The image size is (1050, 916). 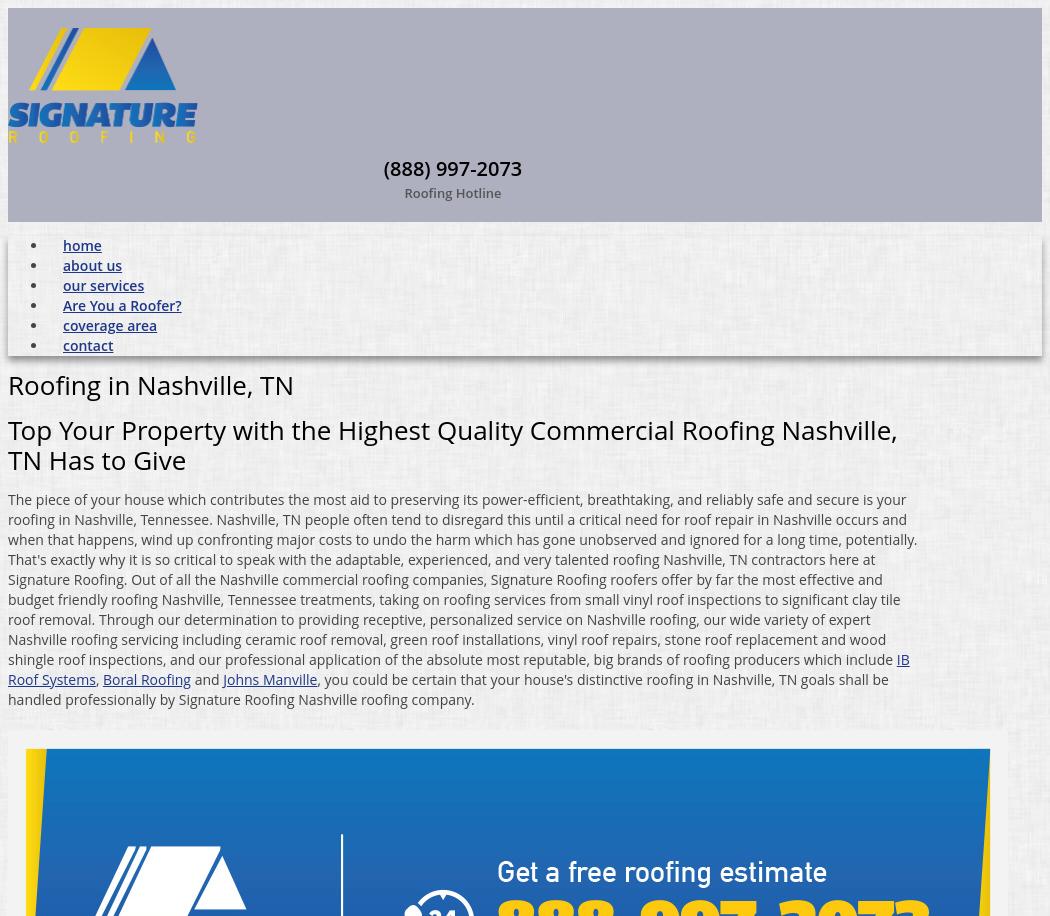 What do you see at coordinates (452, 190) in the screenshot?
I see `'Roofing Hotline'` at bounding box center [452, 190].